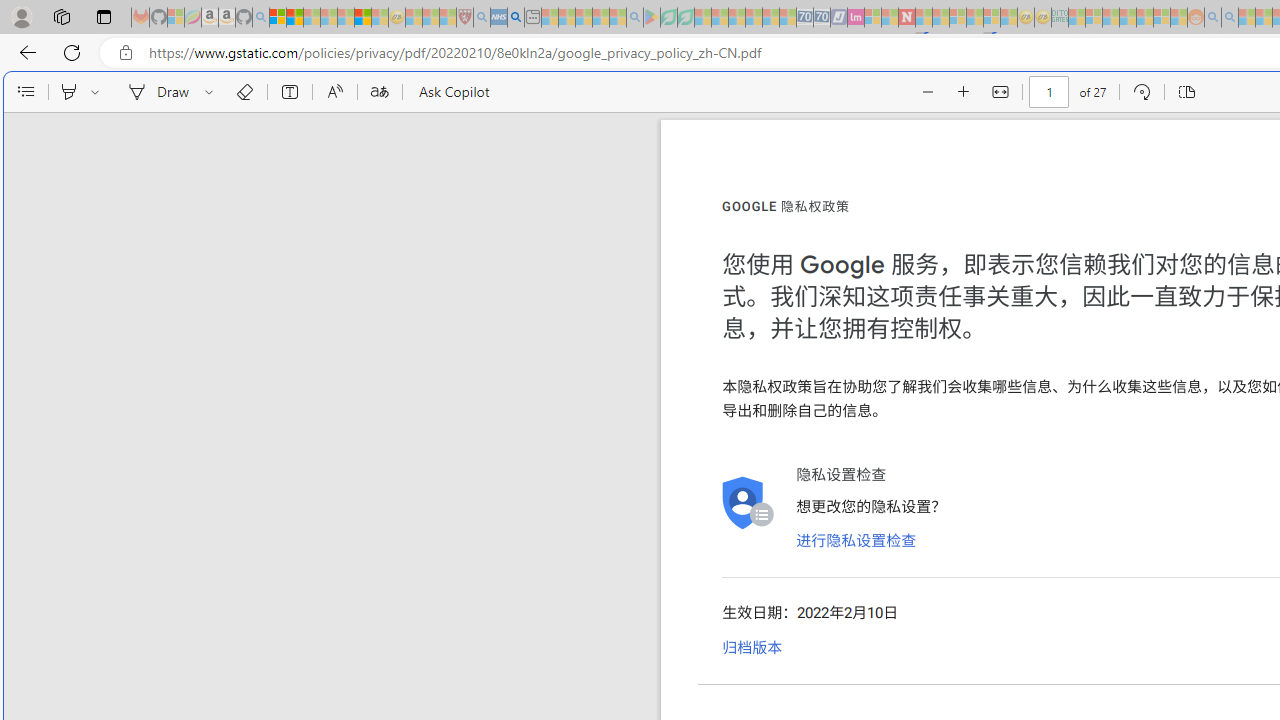 The width and height of the screenshot is (1280, 720). Describe the element at coordinates (1141, 92) in the screenshot. I see `'Rotate (Ctrl+])'` at that location.